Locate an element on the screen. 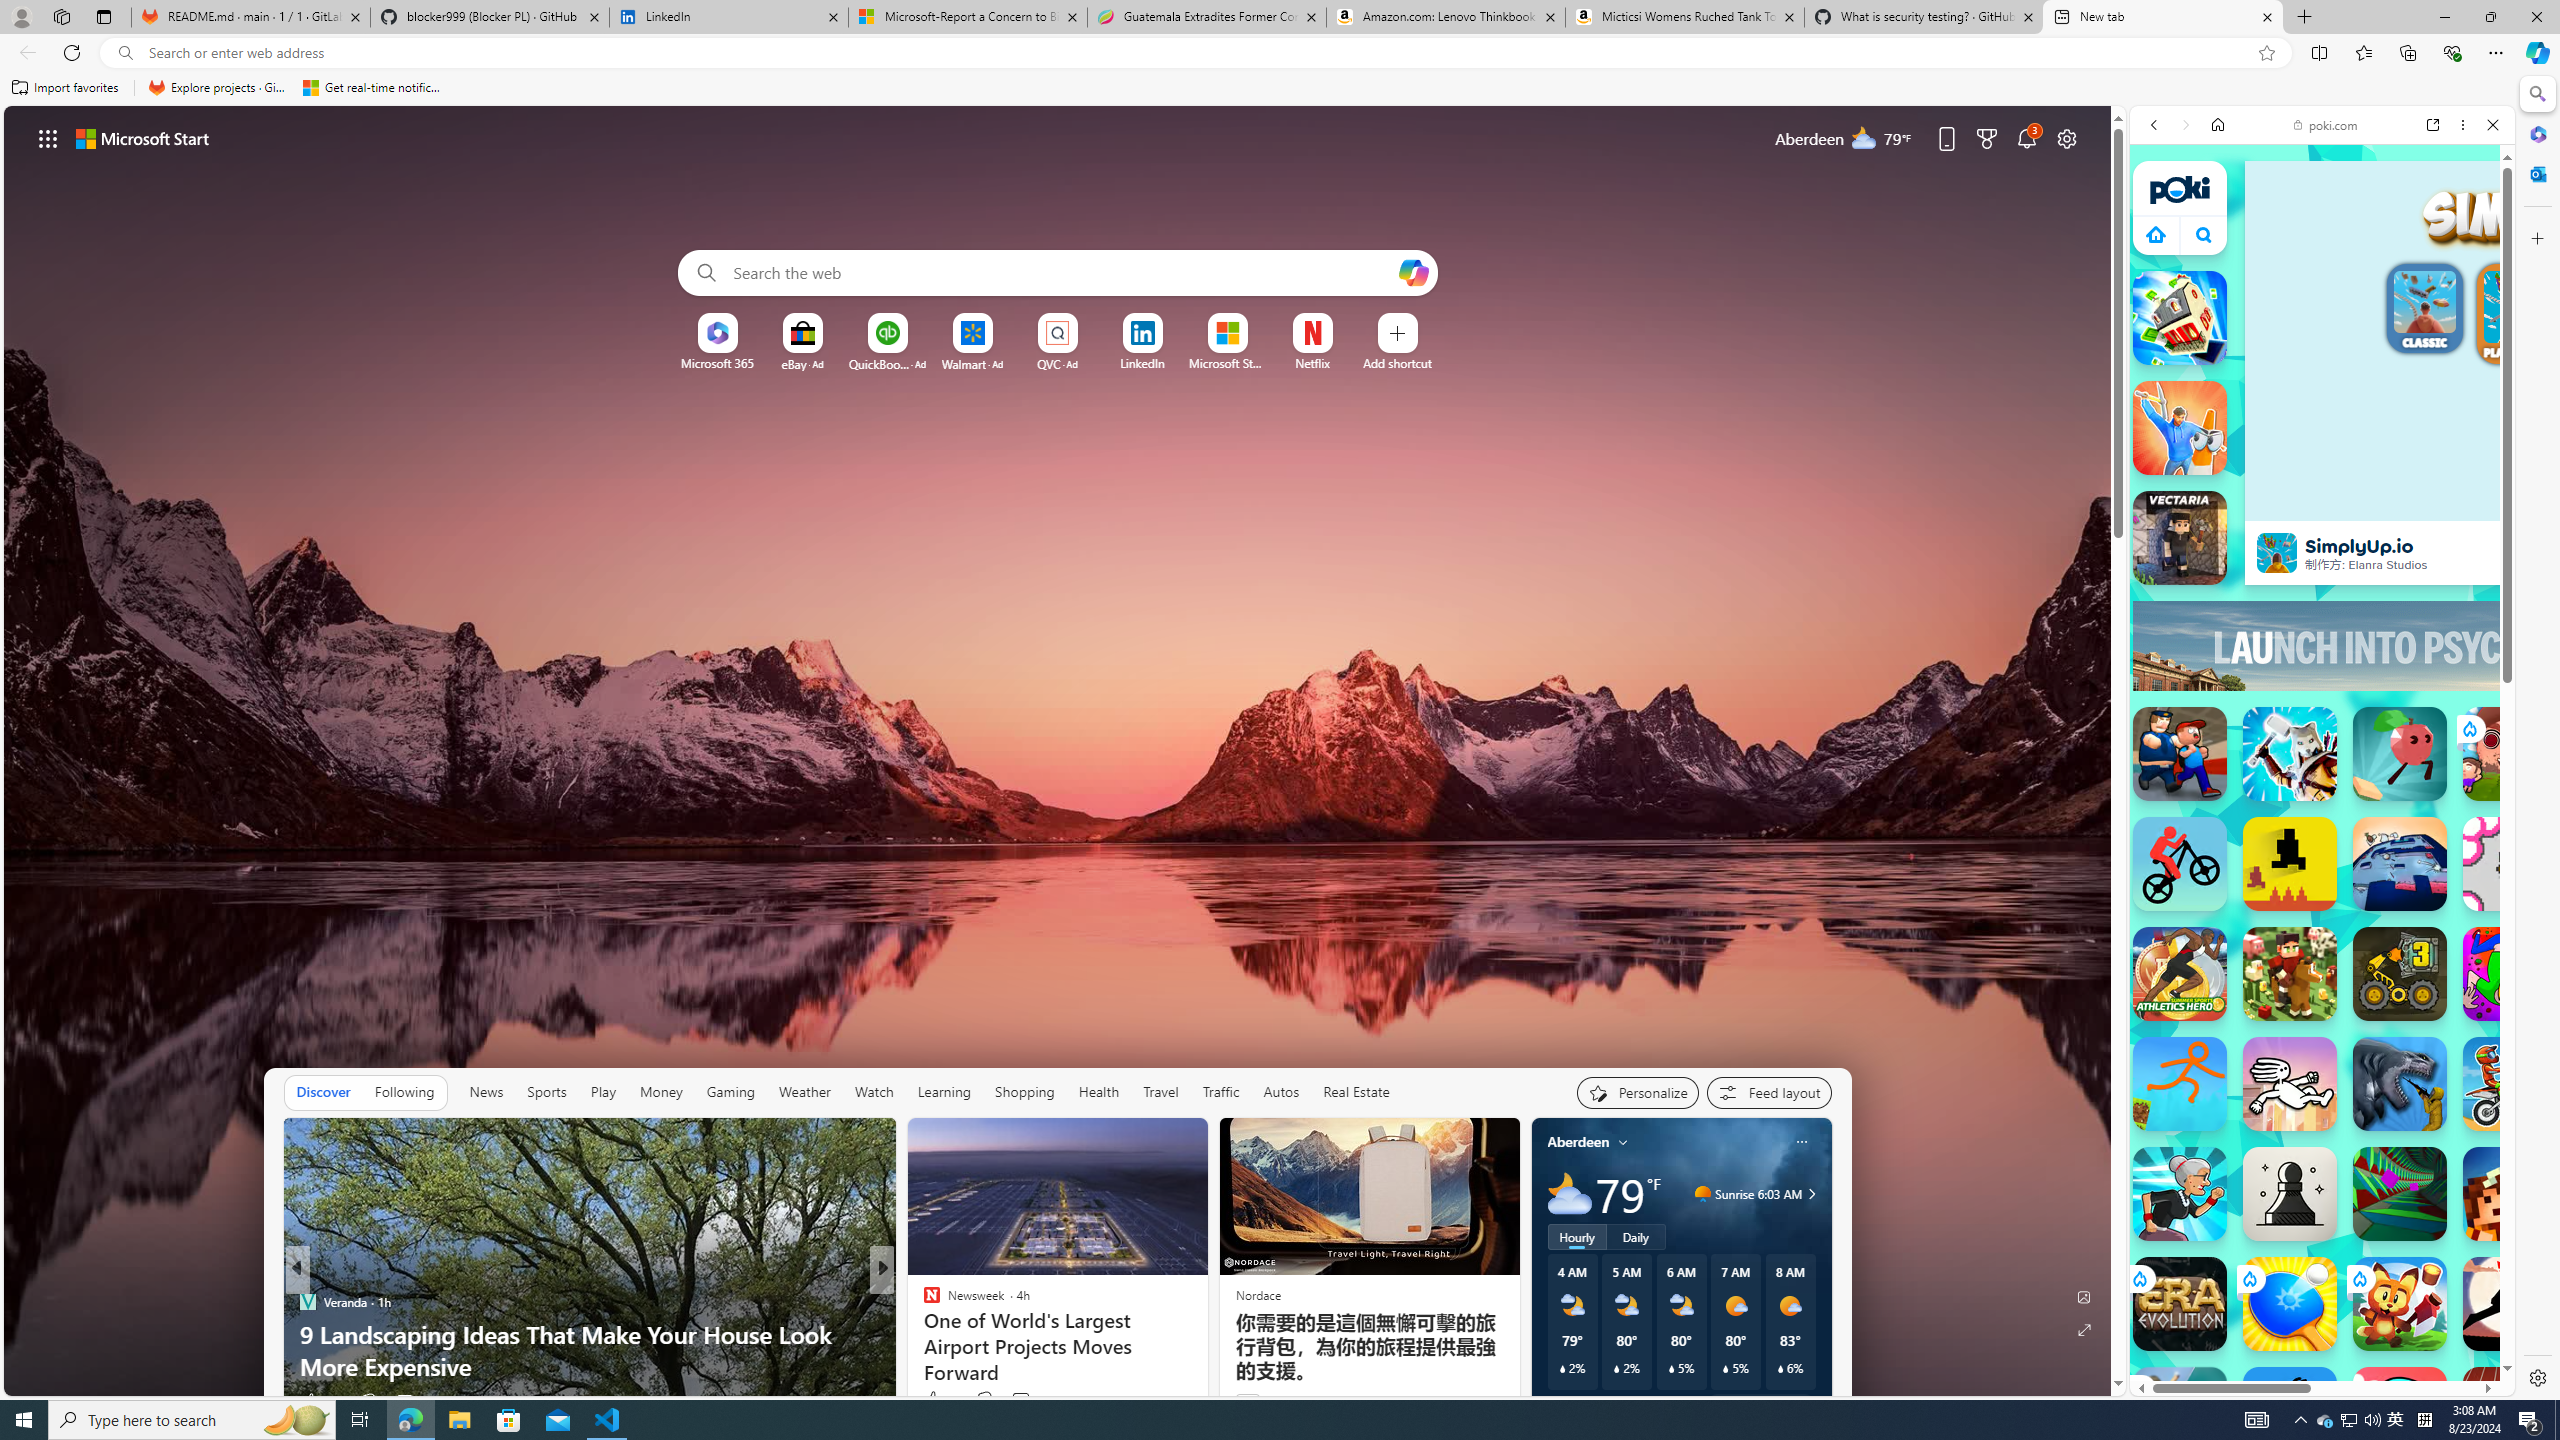 The height and width of the screenshot is (1440, 2560). '100 Metres Race' is located at coordinates (2510, 1413).